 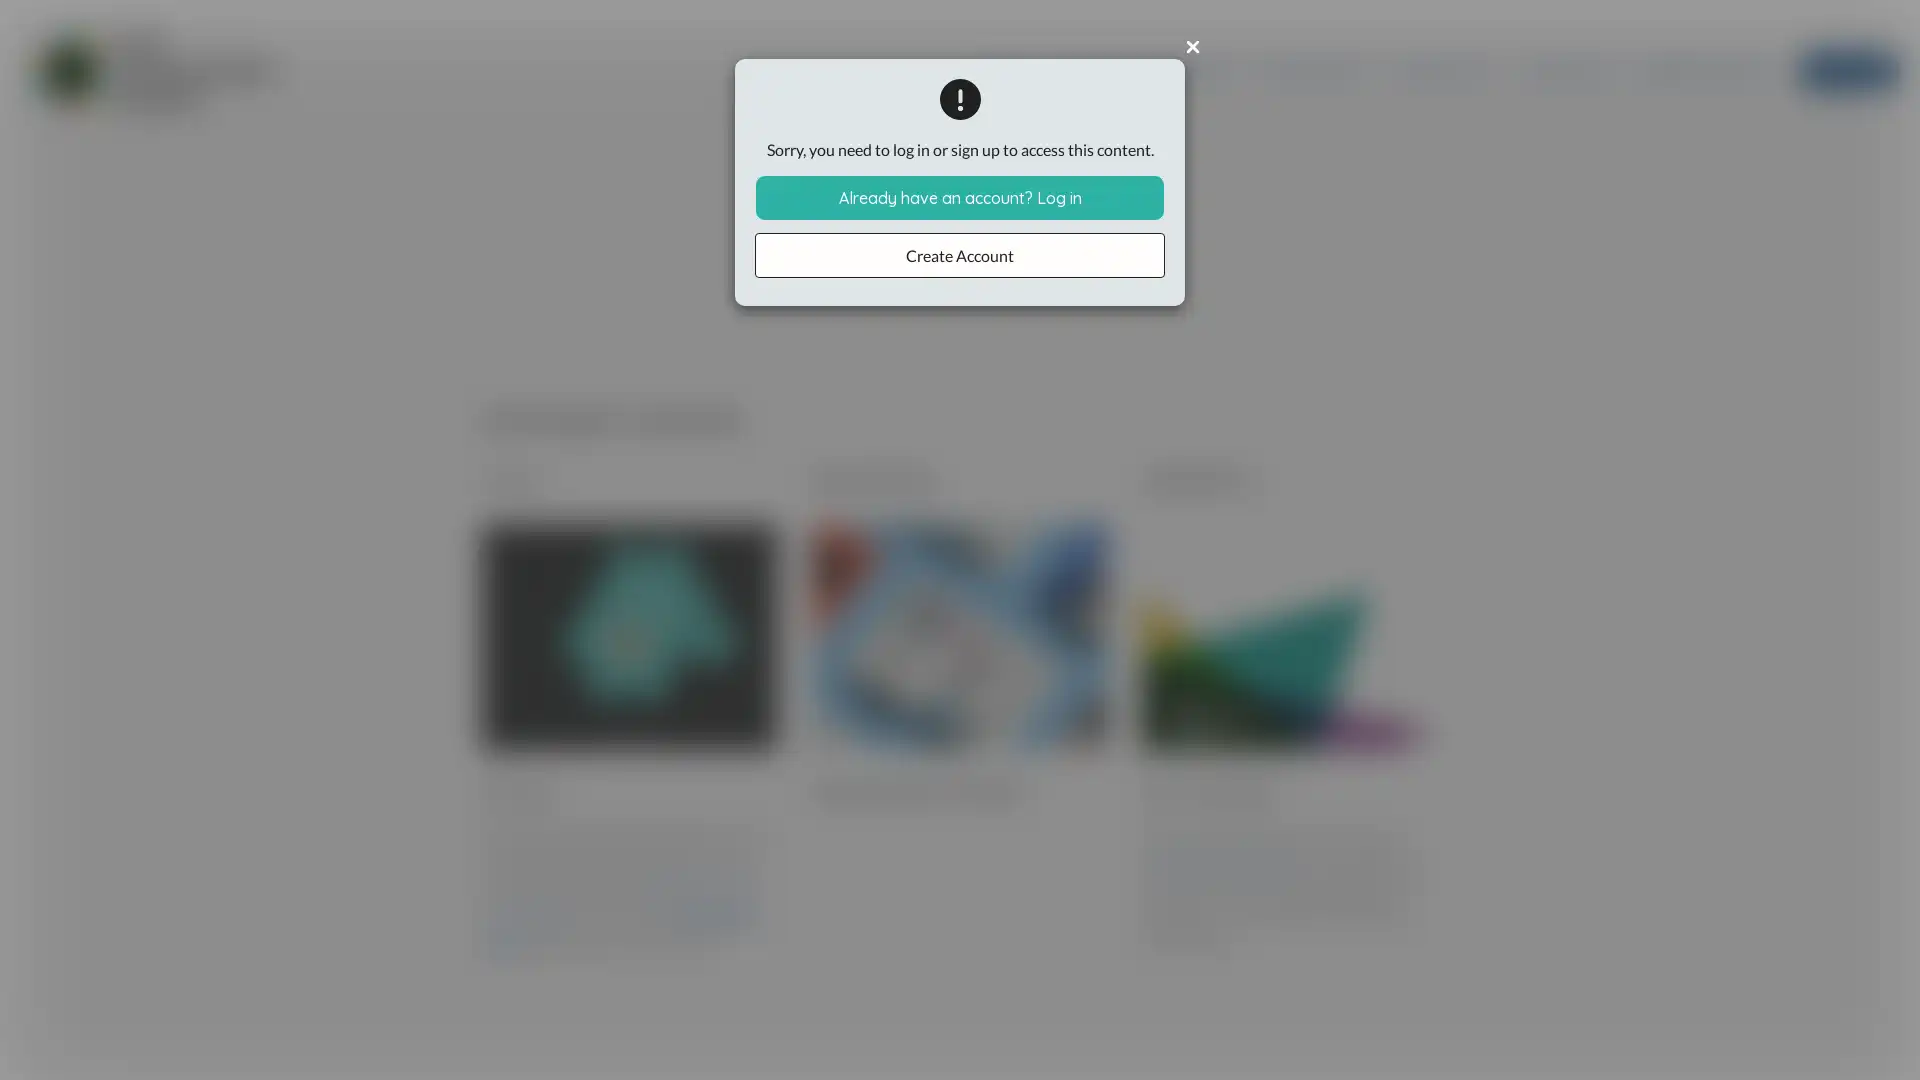 I want to click on Already have an account? Log in, so click(x=960, y=197).